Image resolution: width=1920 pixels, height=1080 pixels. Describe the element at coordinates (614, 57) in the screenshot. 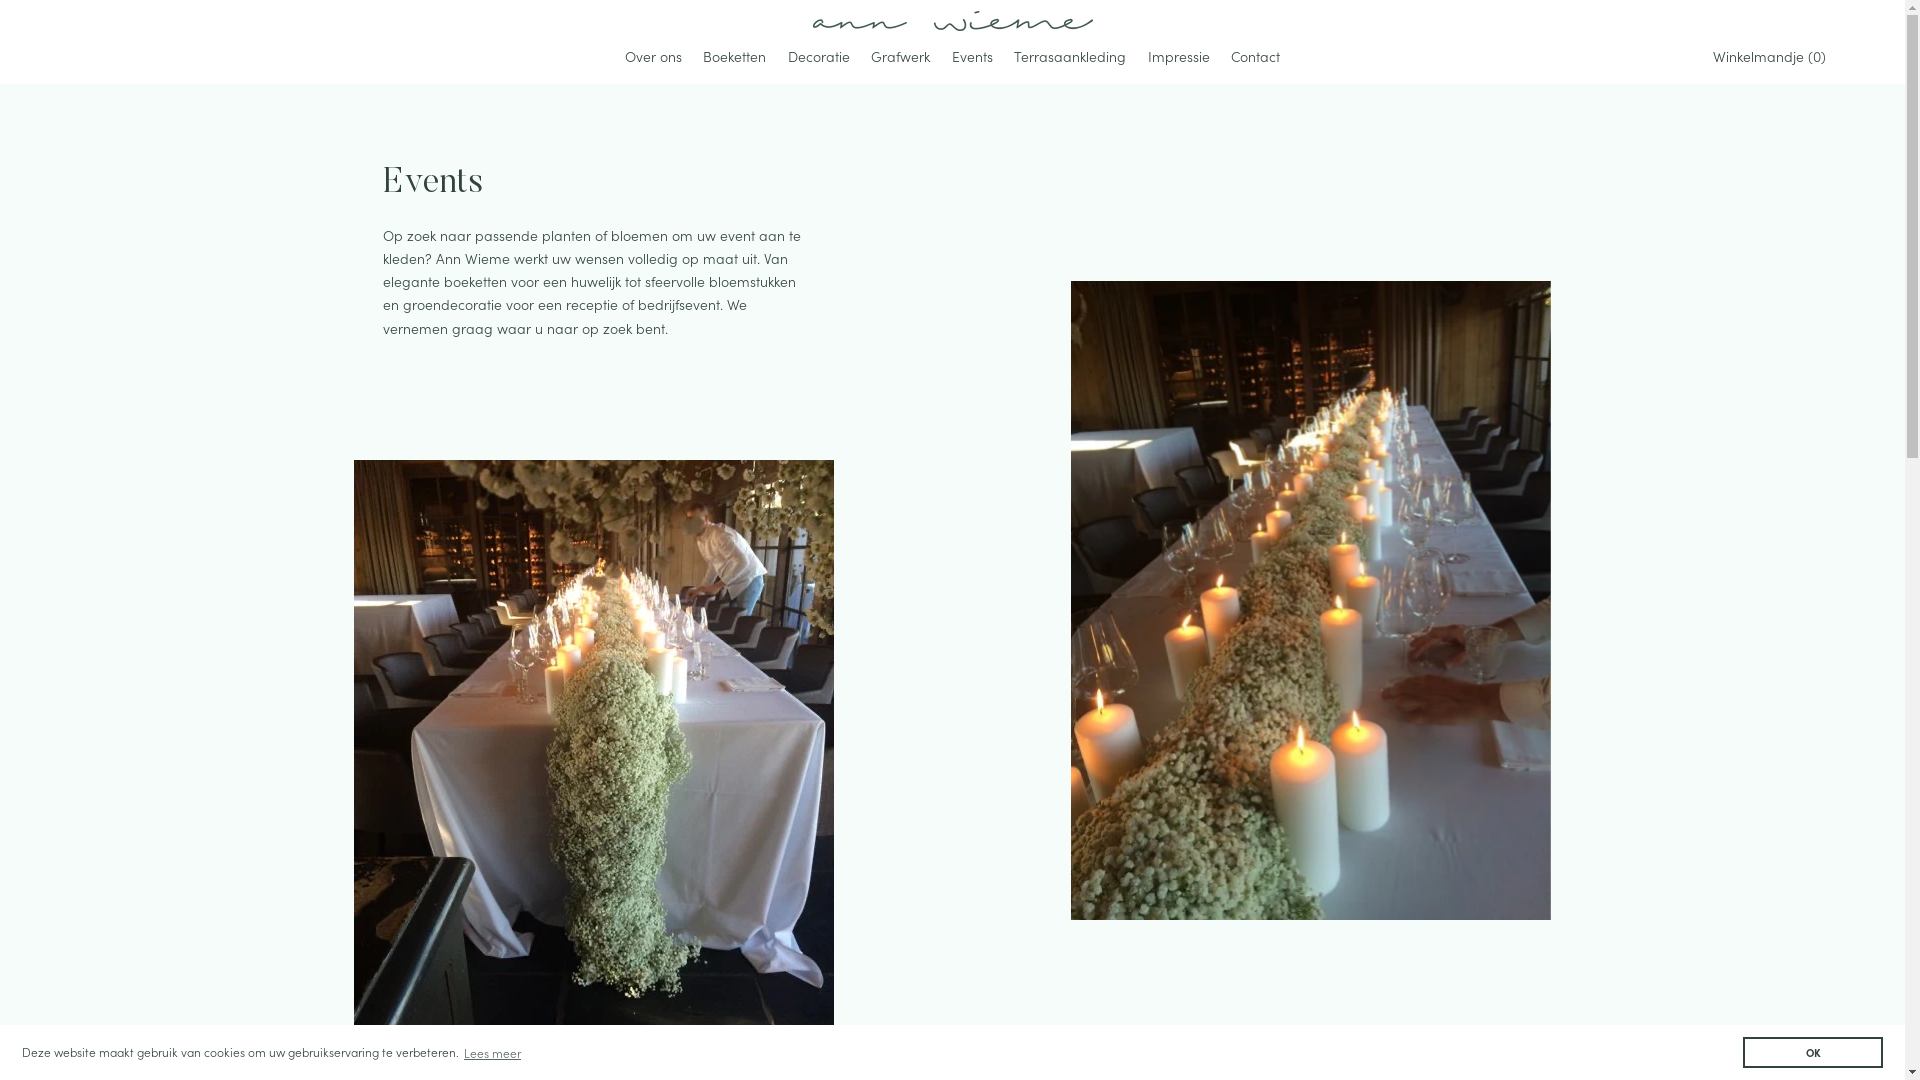

I see `'Over ons'` at that location.